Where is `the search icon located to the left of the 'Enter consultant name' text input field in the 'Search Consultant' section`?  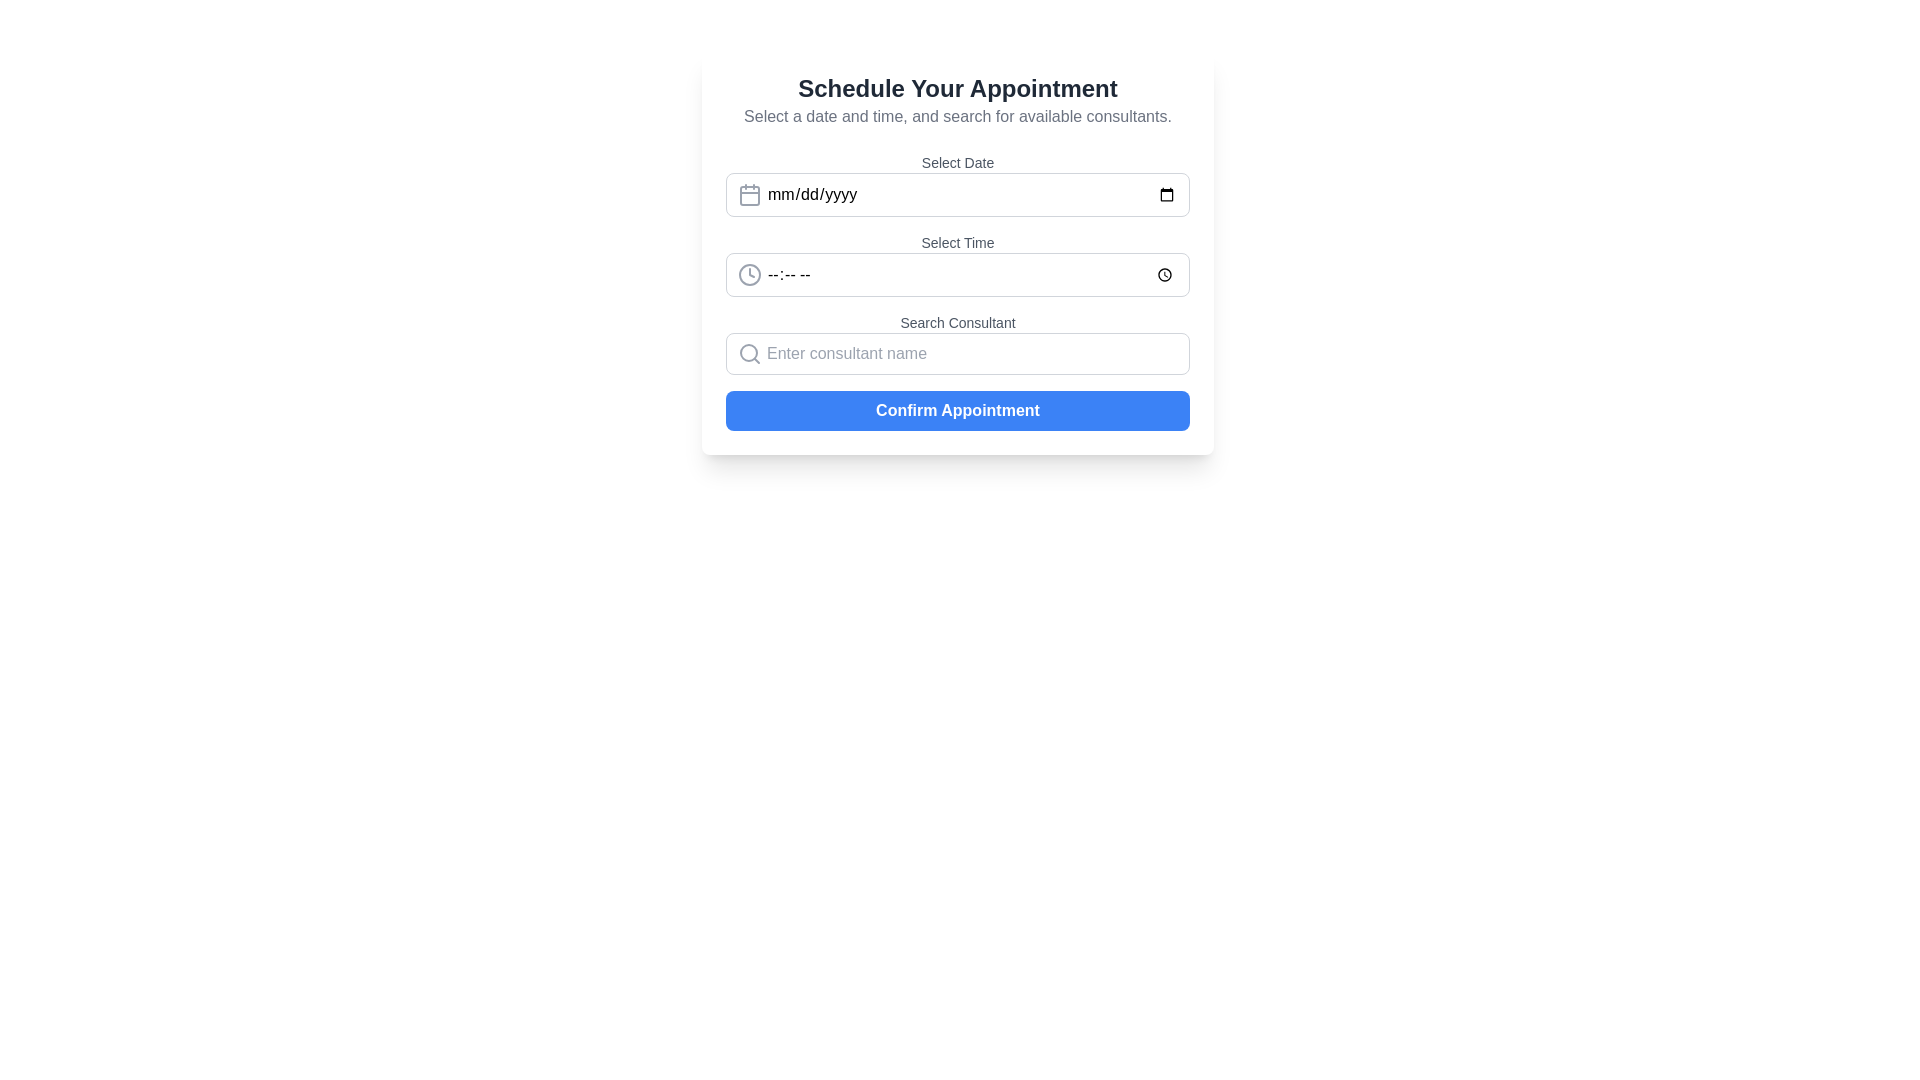
the search icon located to the left of the 'Enter consultant name' text input field in the 'Search Consultant' section is located at coordinates (748, 353).